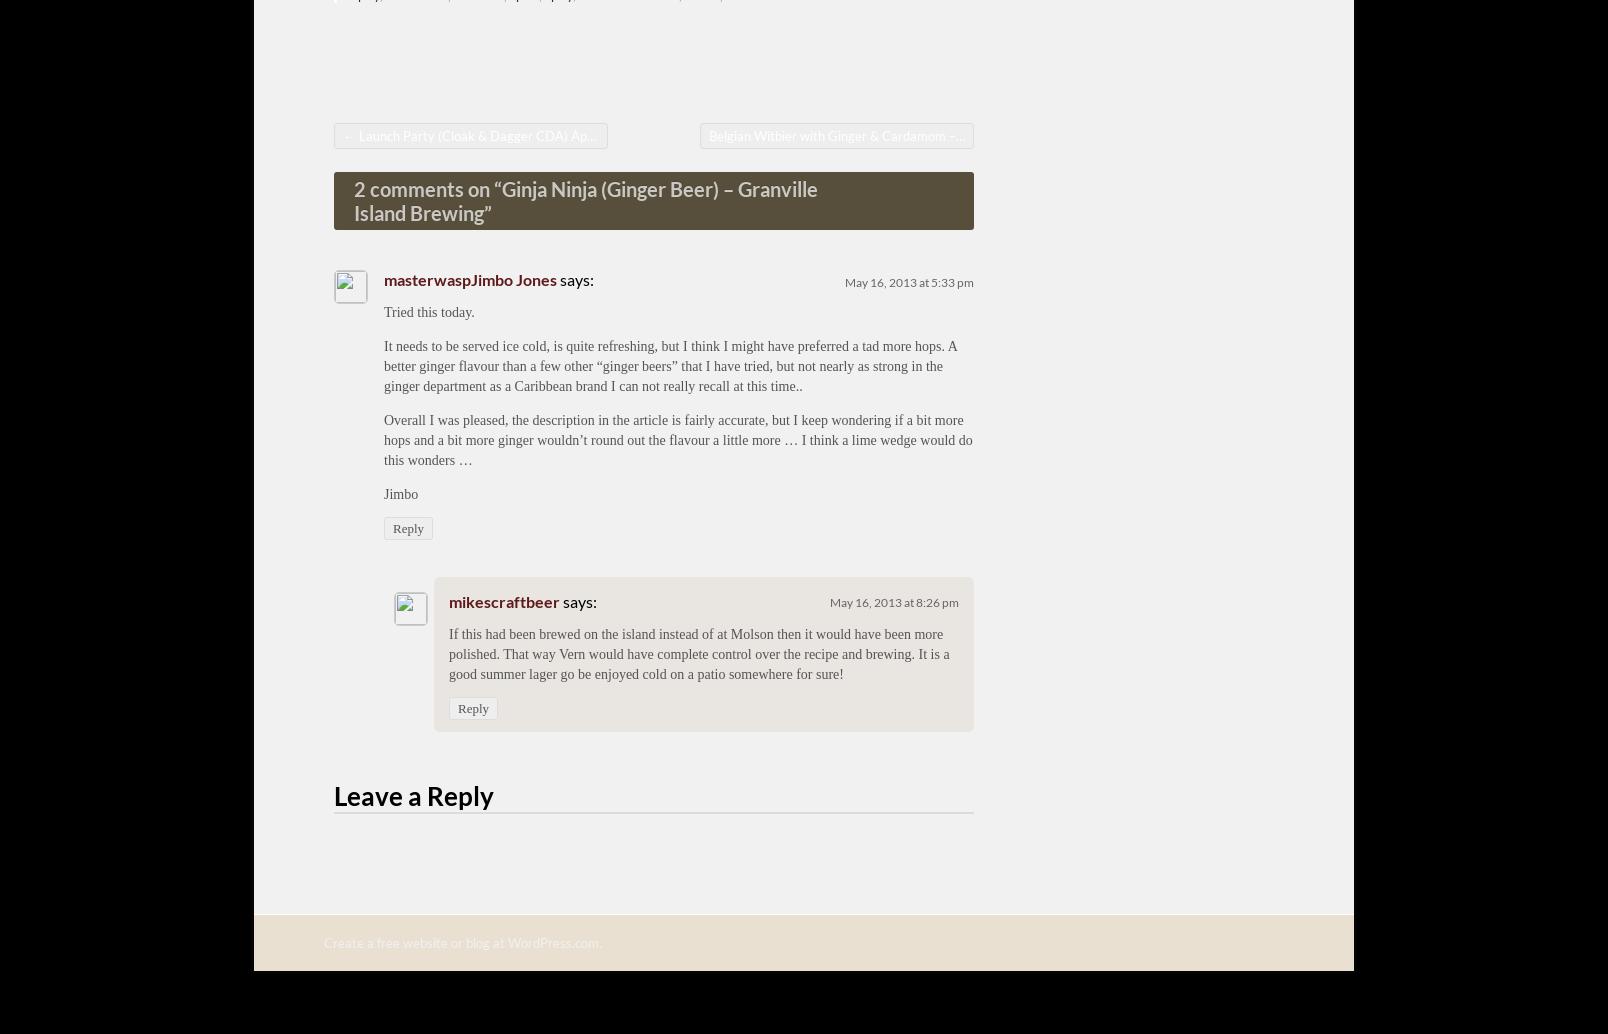 The image size is (1608, 1034). Describe the element at coordinates (353, 199) in the screenshot. I see `'Ginja Ninja (Ginger Beer) – Granville Island Brewing'` at that location.